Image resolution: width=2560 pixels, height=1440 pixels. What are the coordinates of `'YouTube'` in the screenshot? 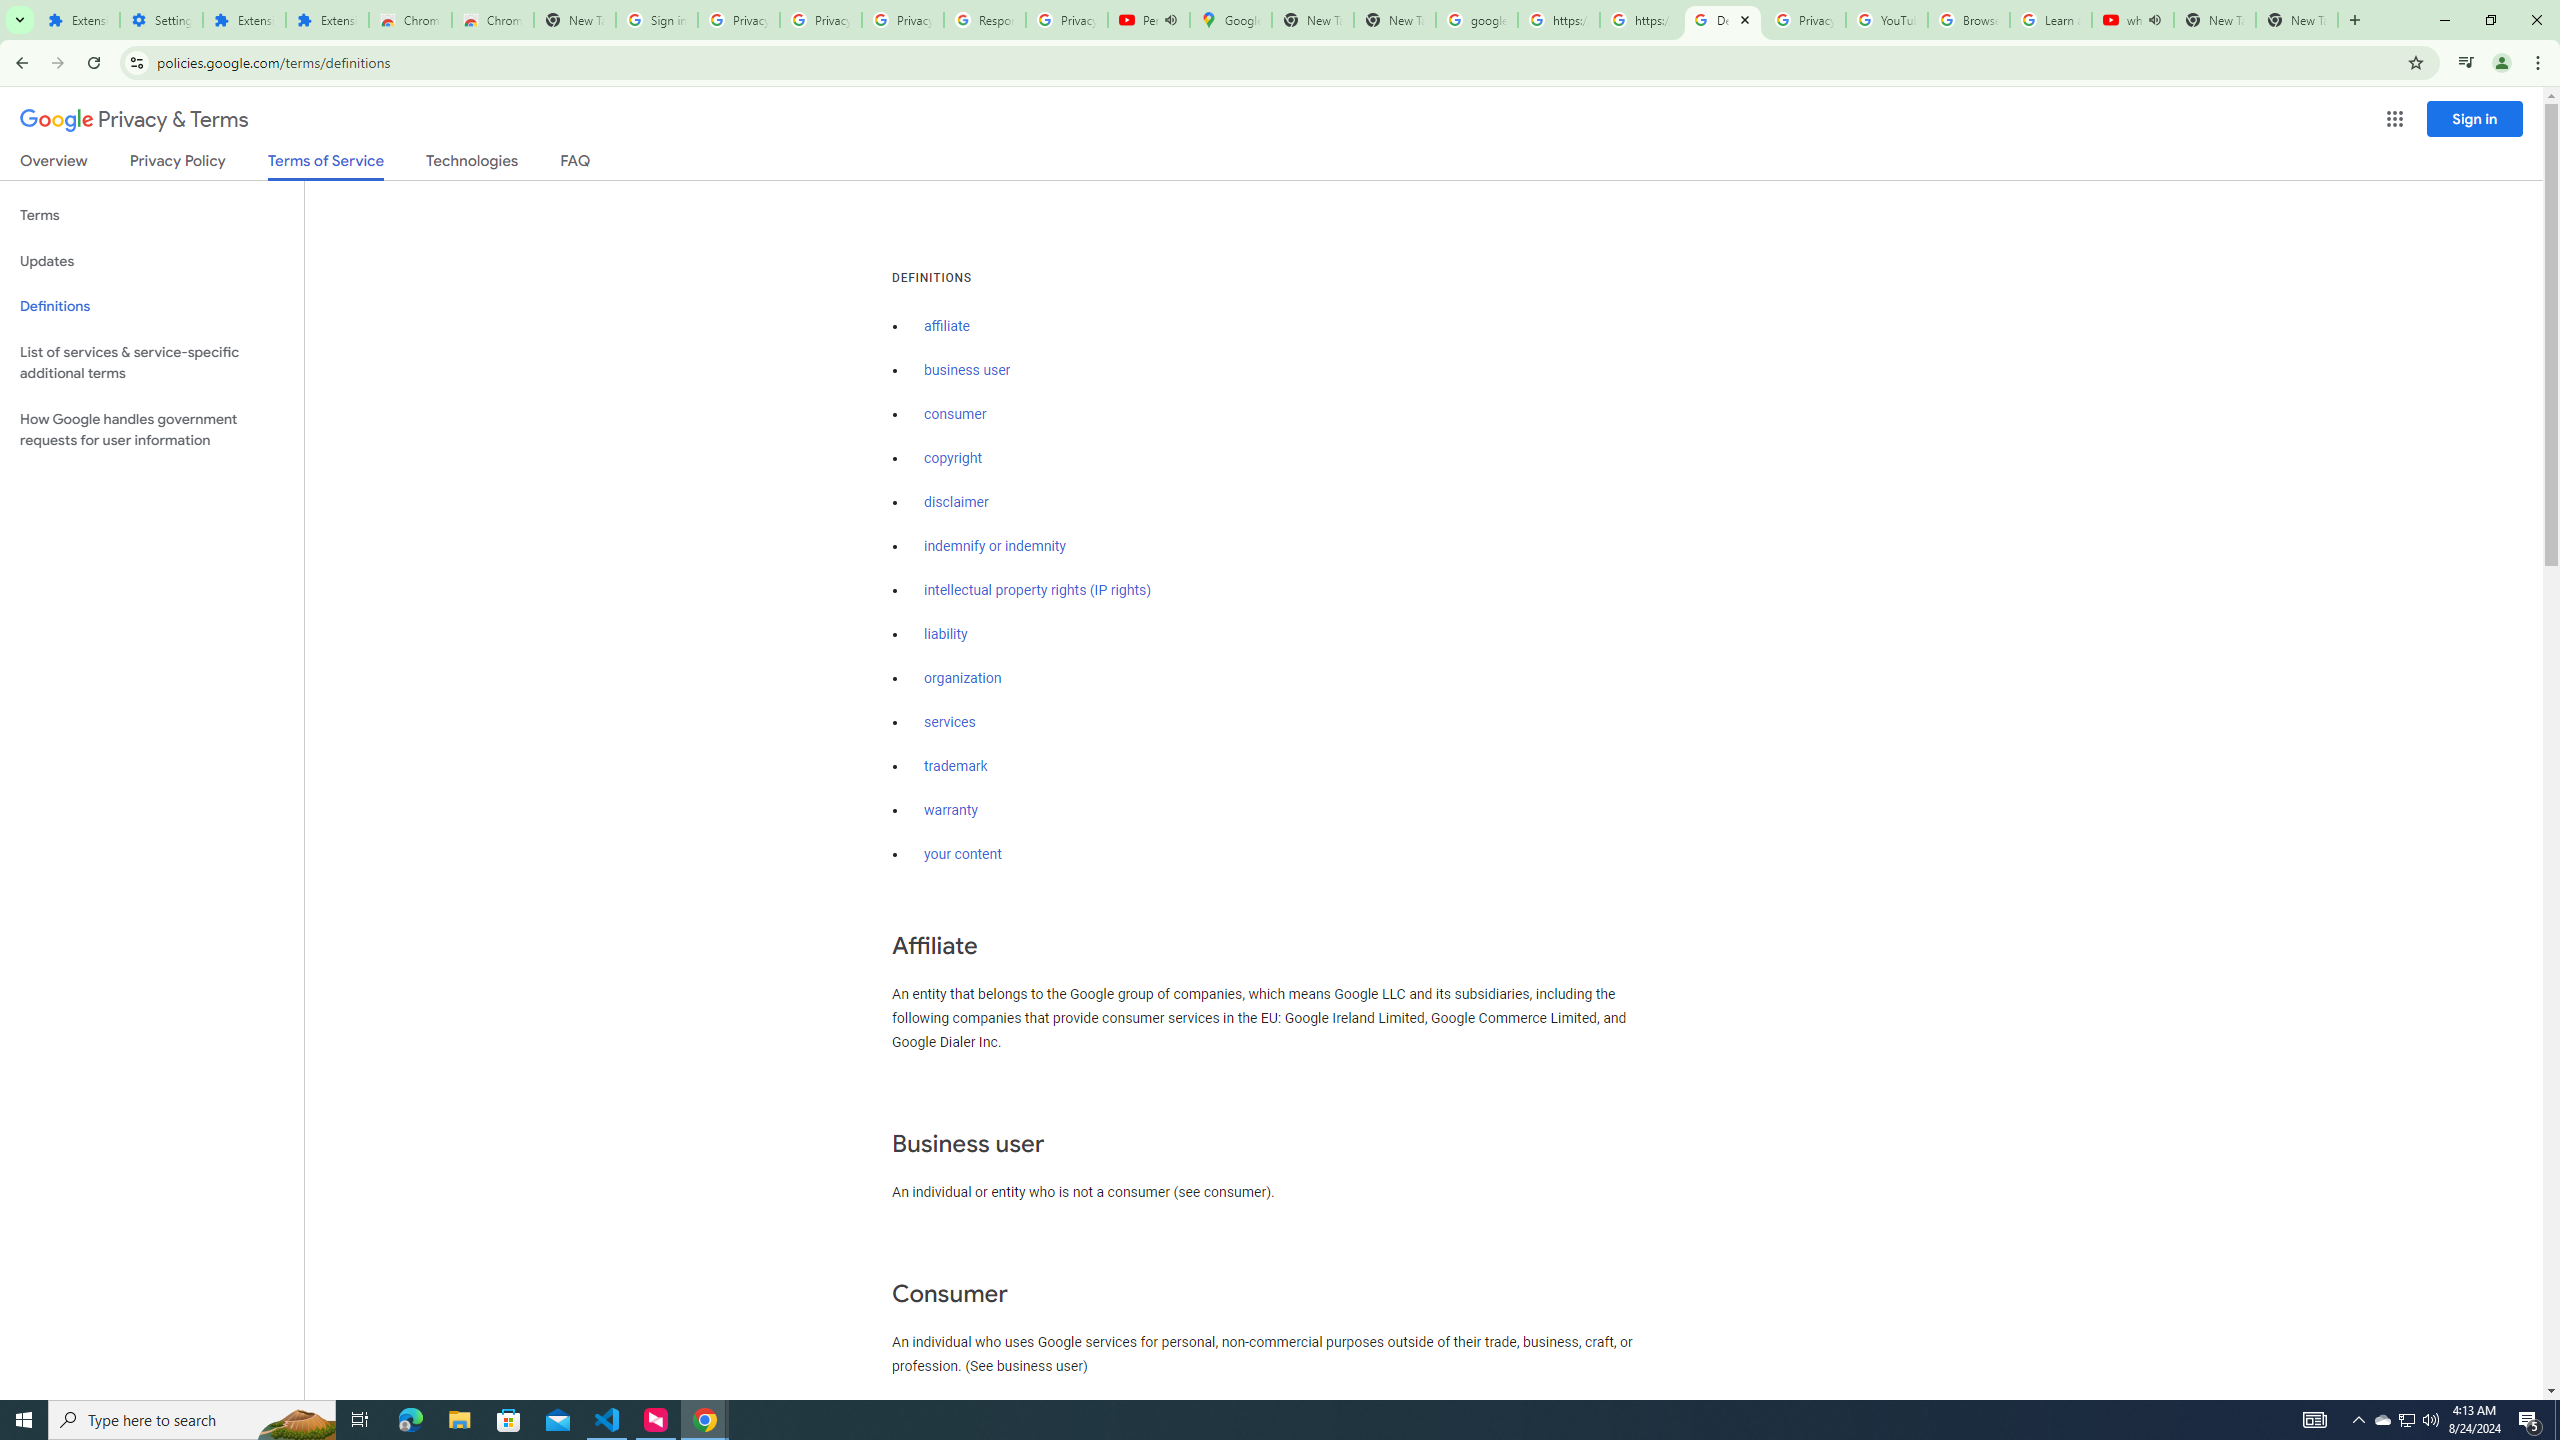 It's located at (1887, 19).